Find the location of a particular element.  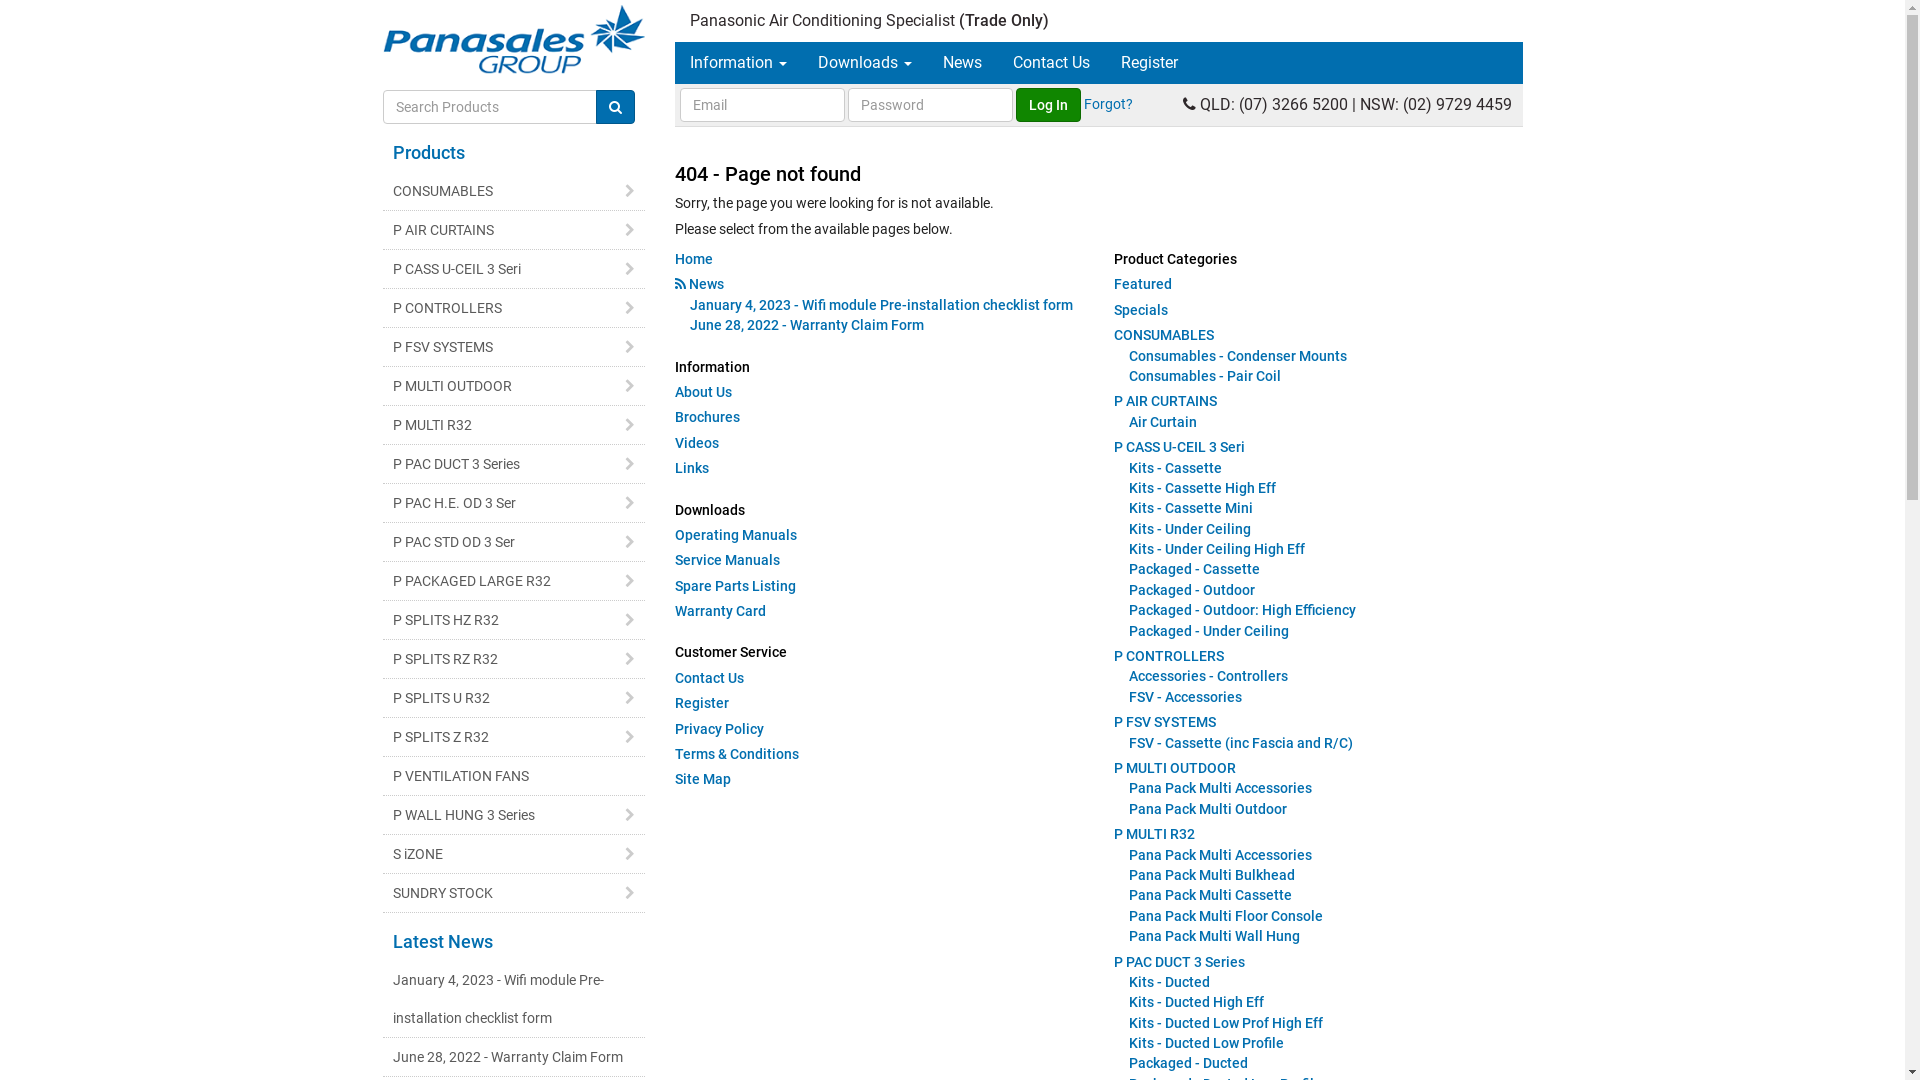

'Pana Pack Multi Cassette' is located at coordinates (1209, 893).